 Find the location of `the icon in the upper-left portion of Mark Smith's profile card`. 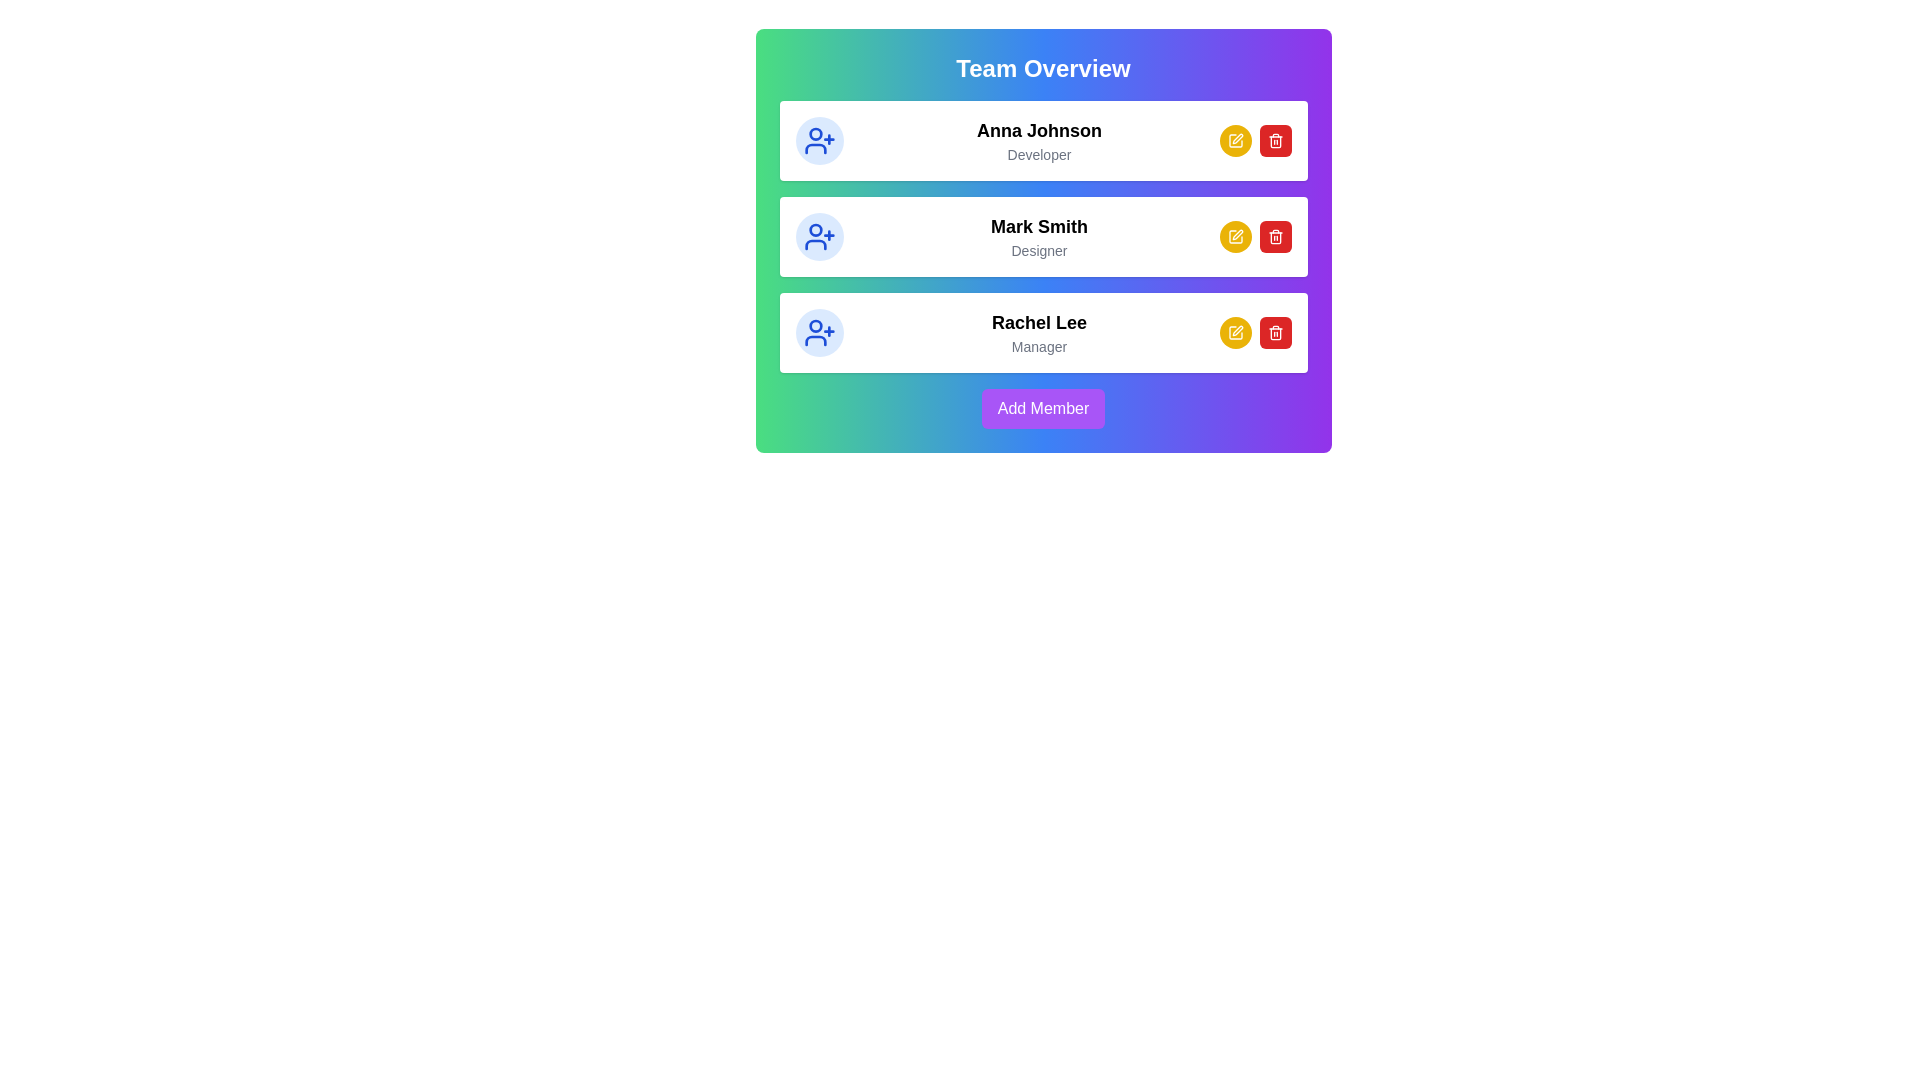

the icon in the upper-left portion of Mark Smith's profile card is located at coordinates (819, 235).